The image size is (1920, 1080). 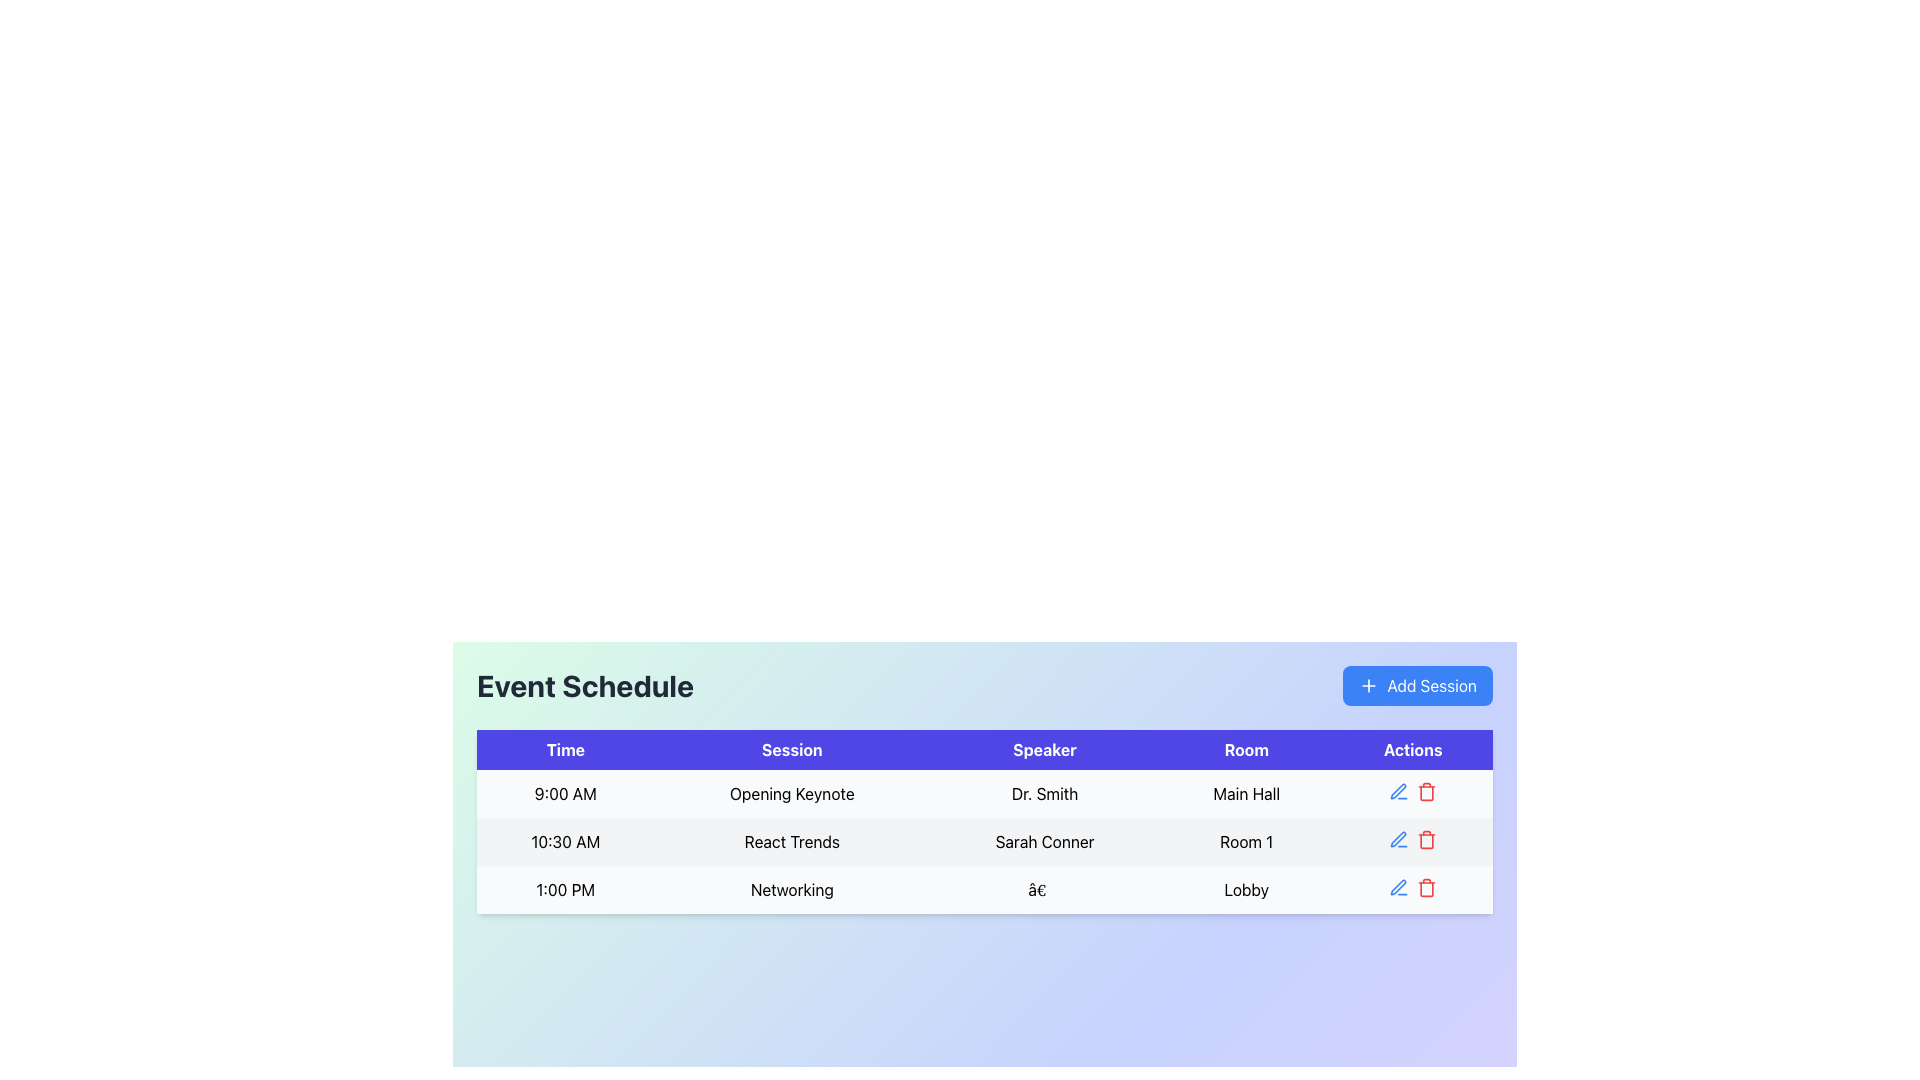 What do you see at coordinates (1411, 840) in the screenshot?
I see `the blue pencil icon in the 'Actions' column of the table row labeled 'React Trends - Sarah Conner - Room 1' to initiate editing` at bounding box center [1411, 840].